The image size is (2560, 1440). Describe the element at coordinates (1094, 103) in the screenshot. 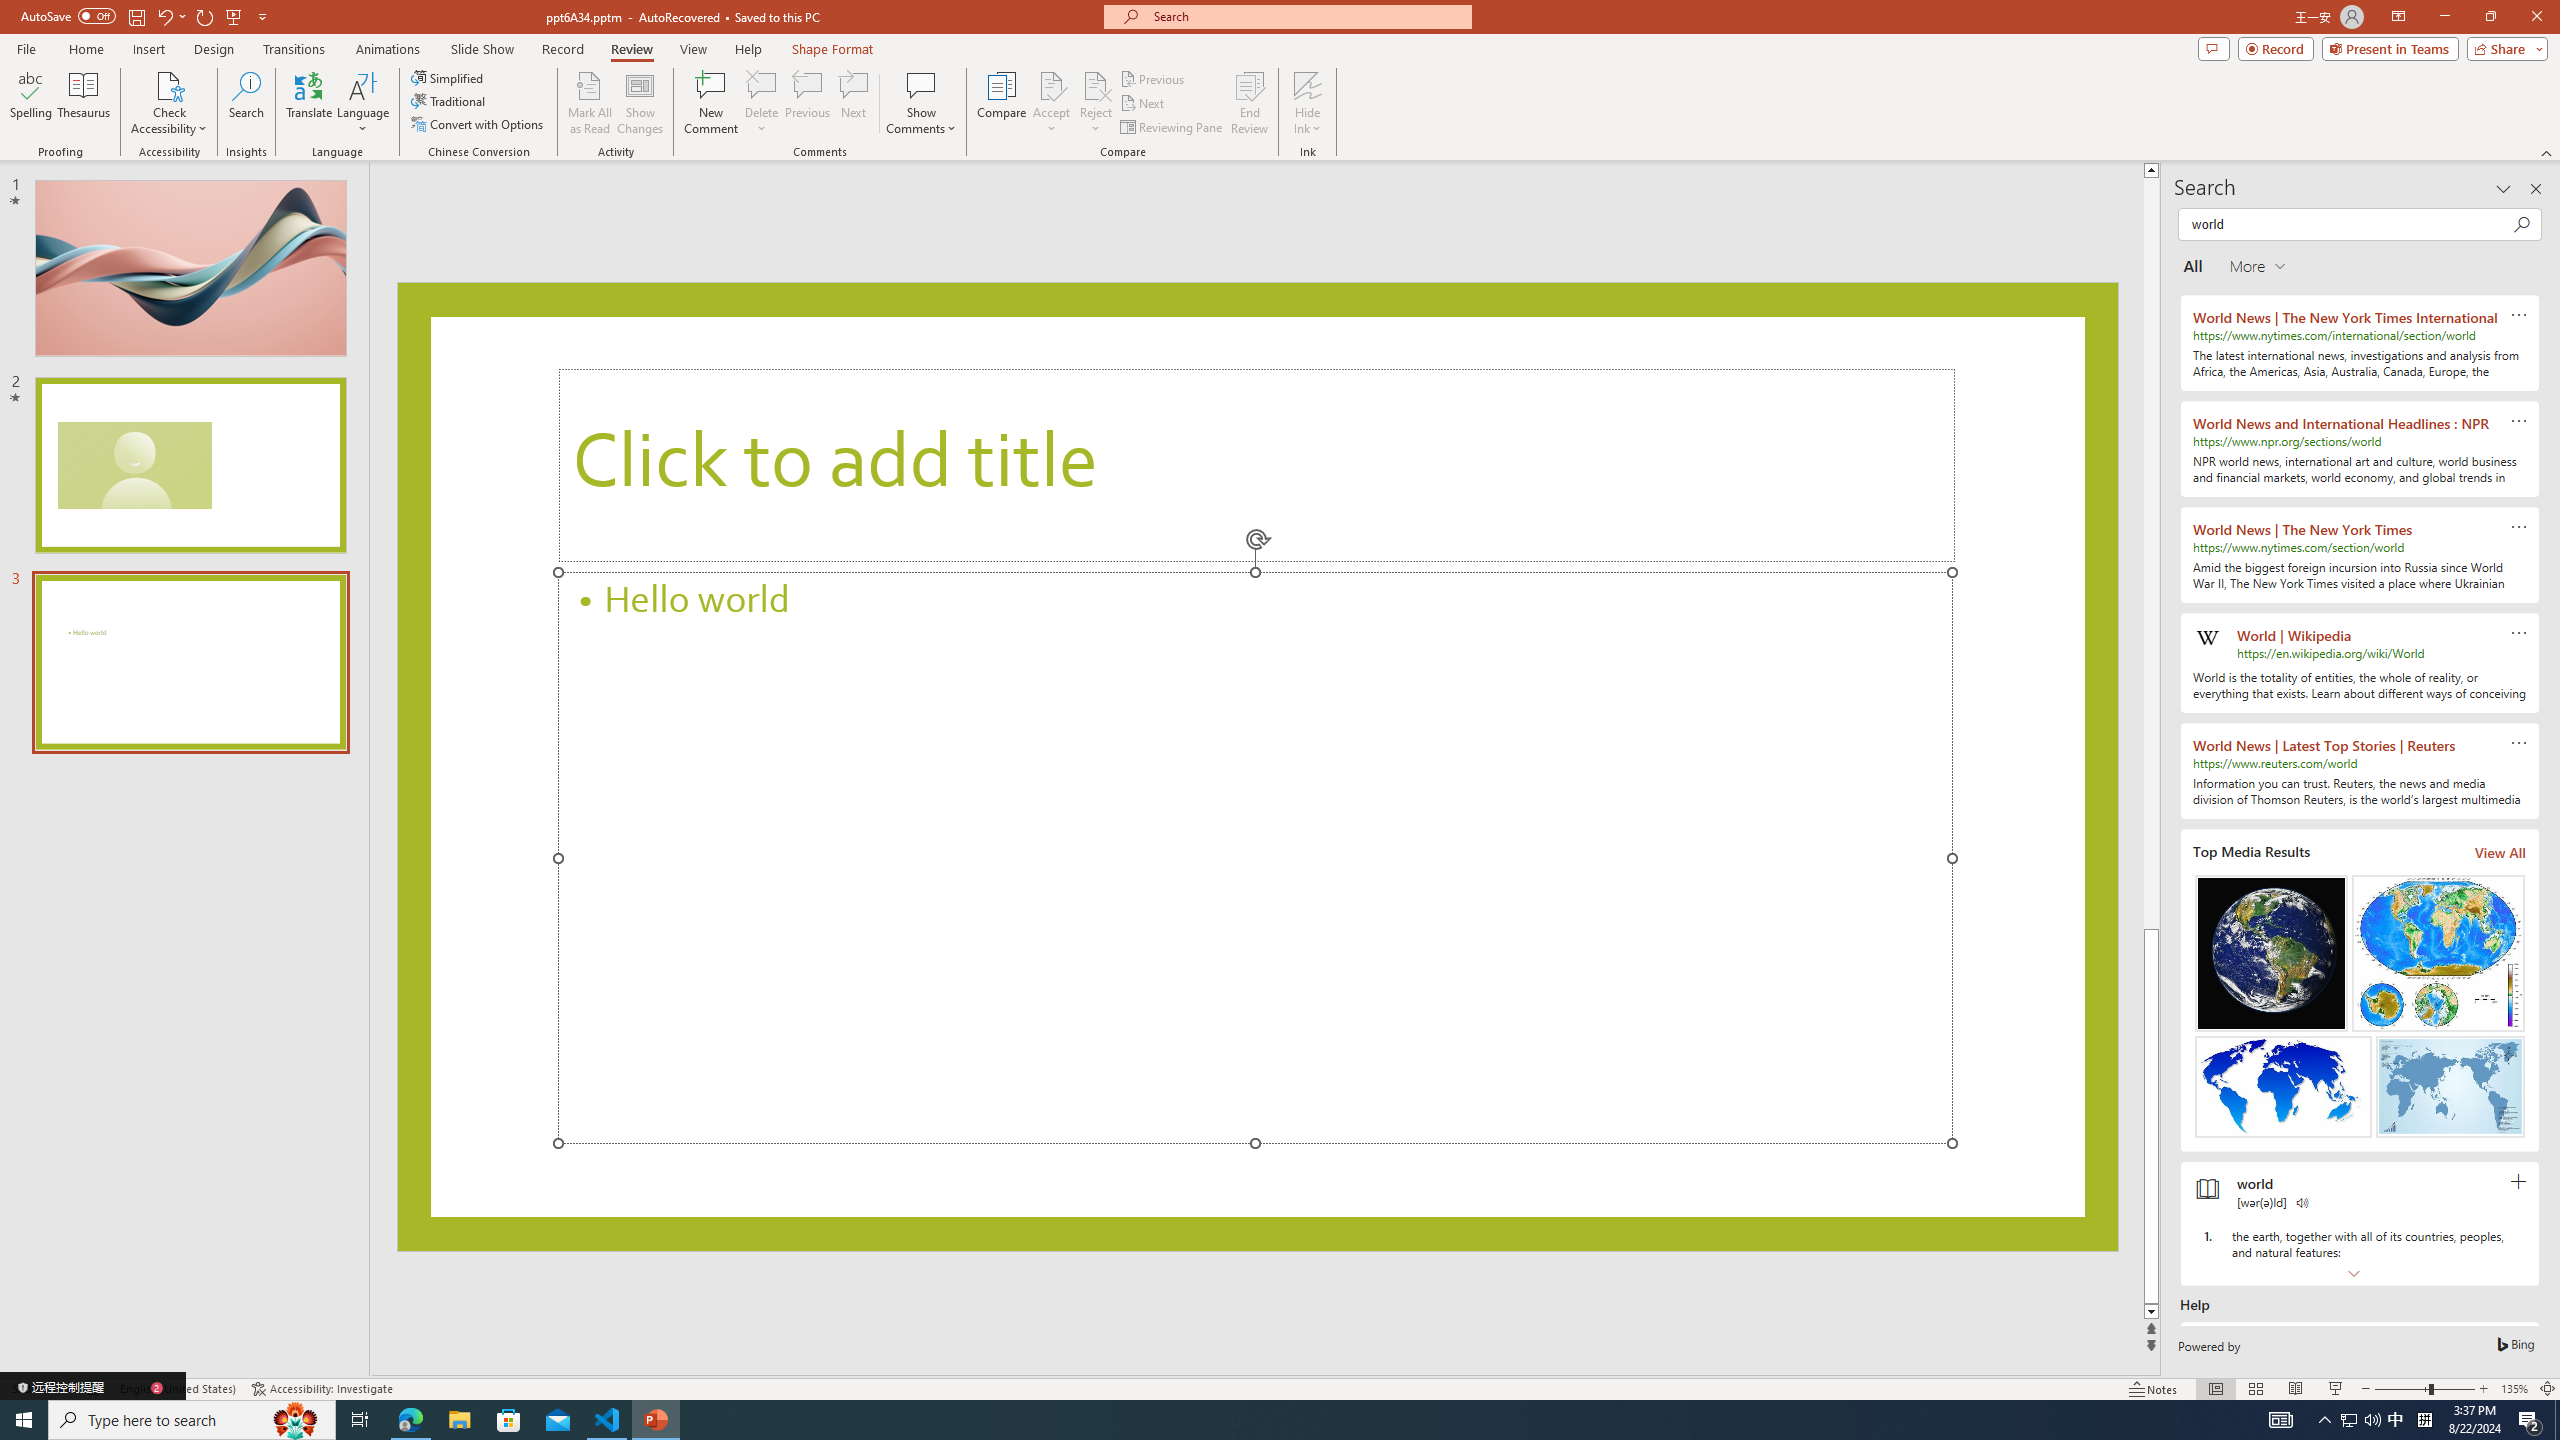

I see `'Reject'` at that location.